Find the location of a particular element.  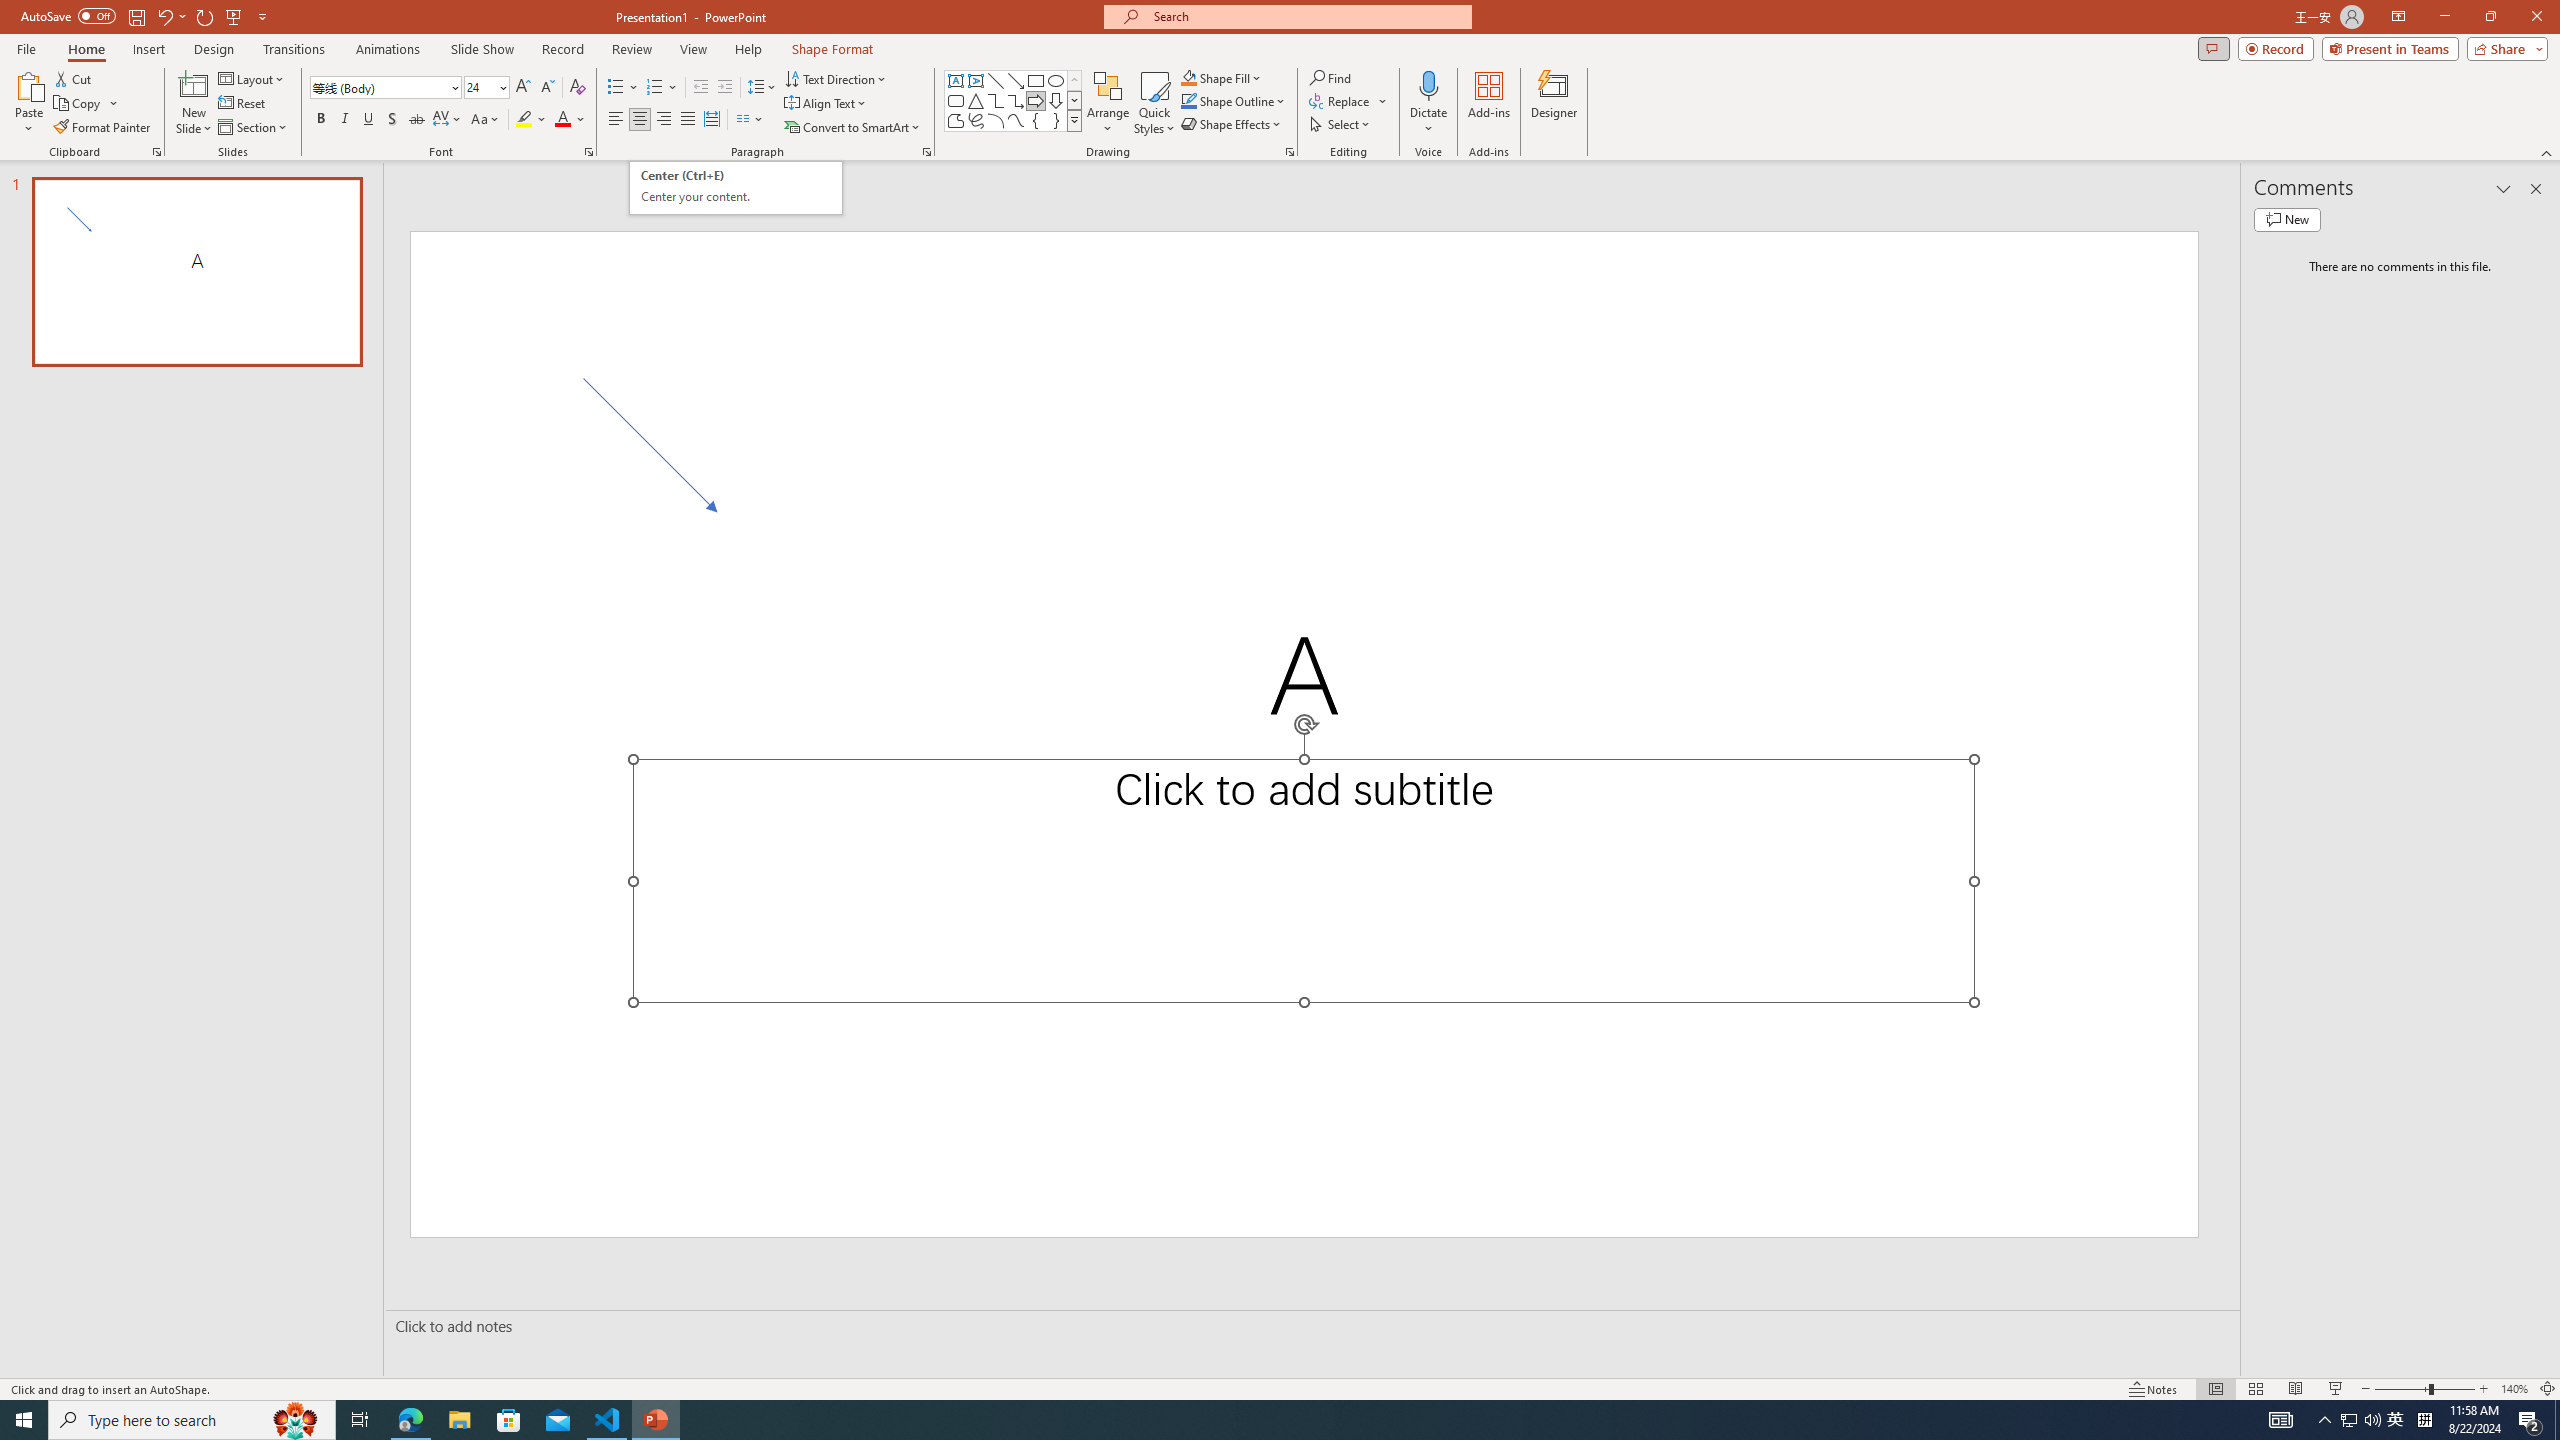

'New comment' is located at coordinates (2286, 218).